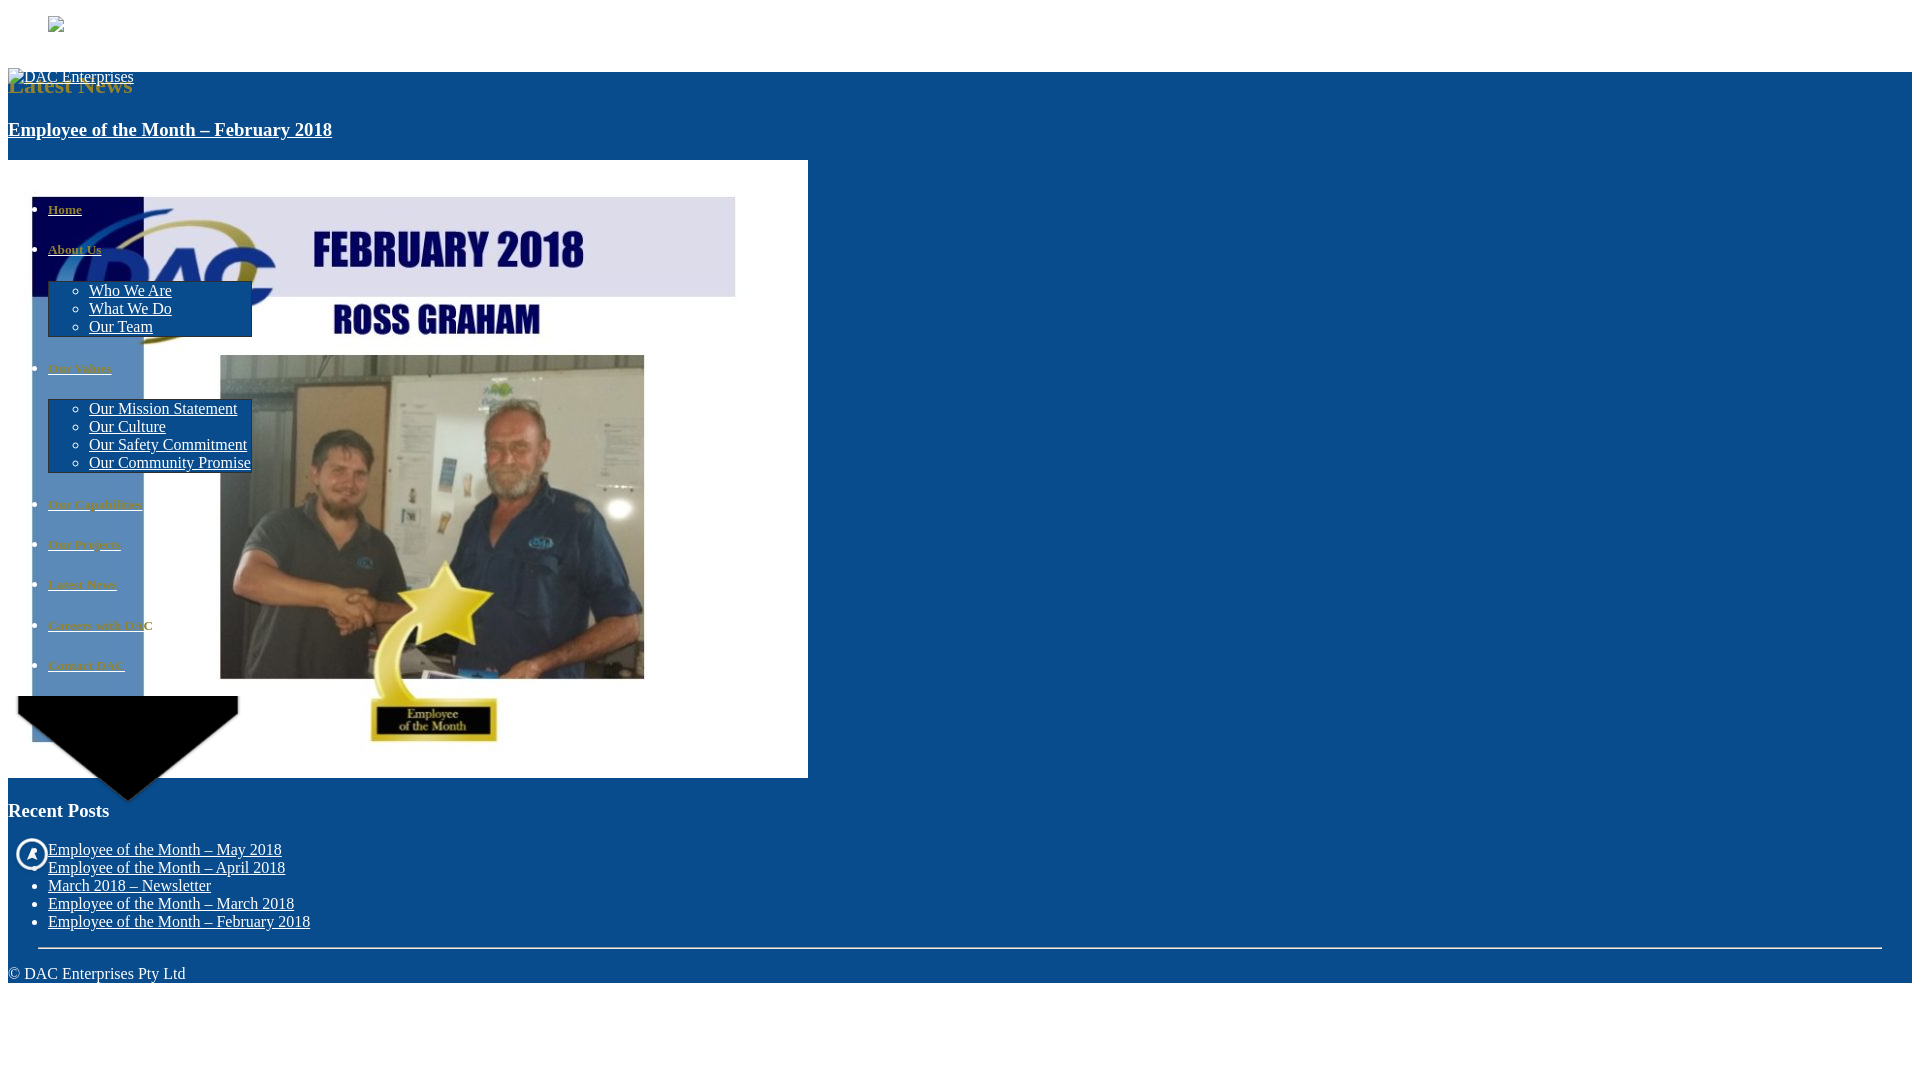 Image resolution: width=1920 pixels, height=1080 pixels. Describe the element at coordinates (32, 853) in the screenshot. I see `'Hide the navigation'` at that location.